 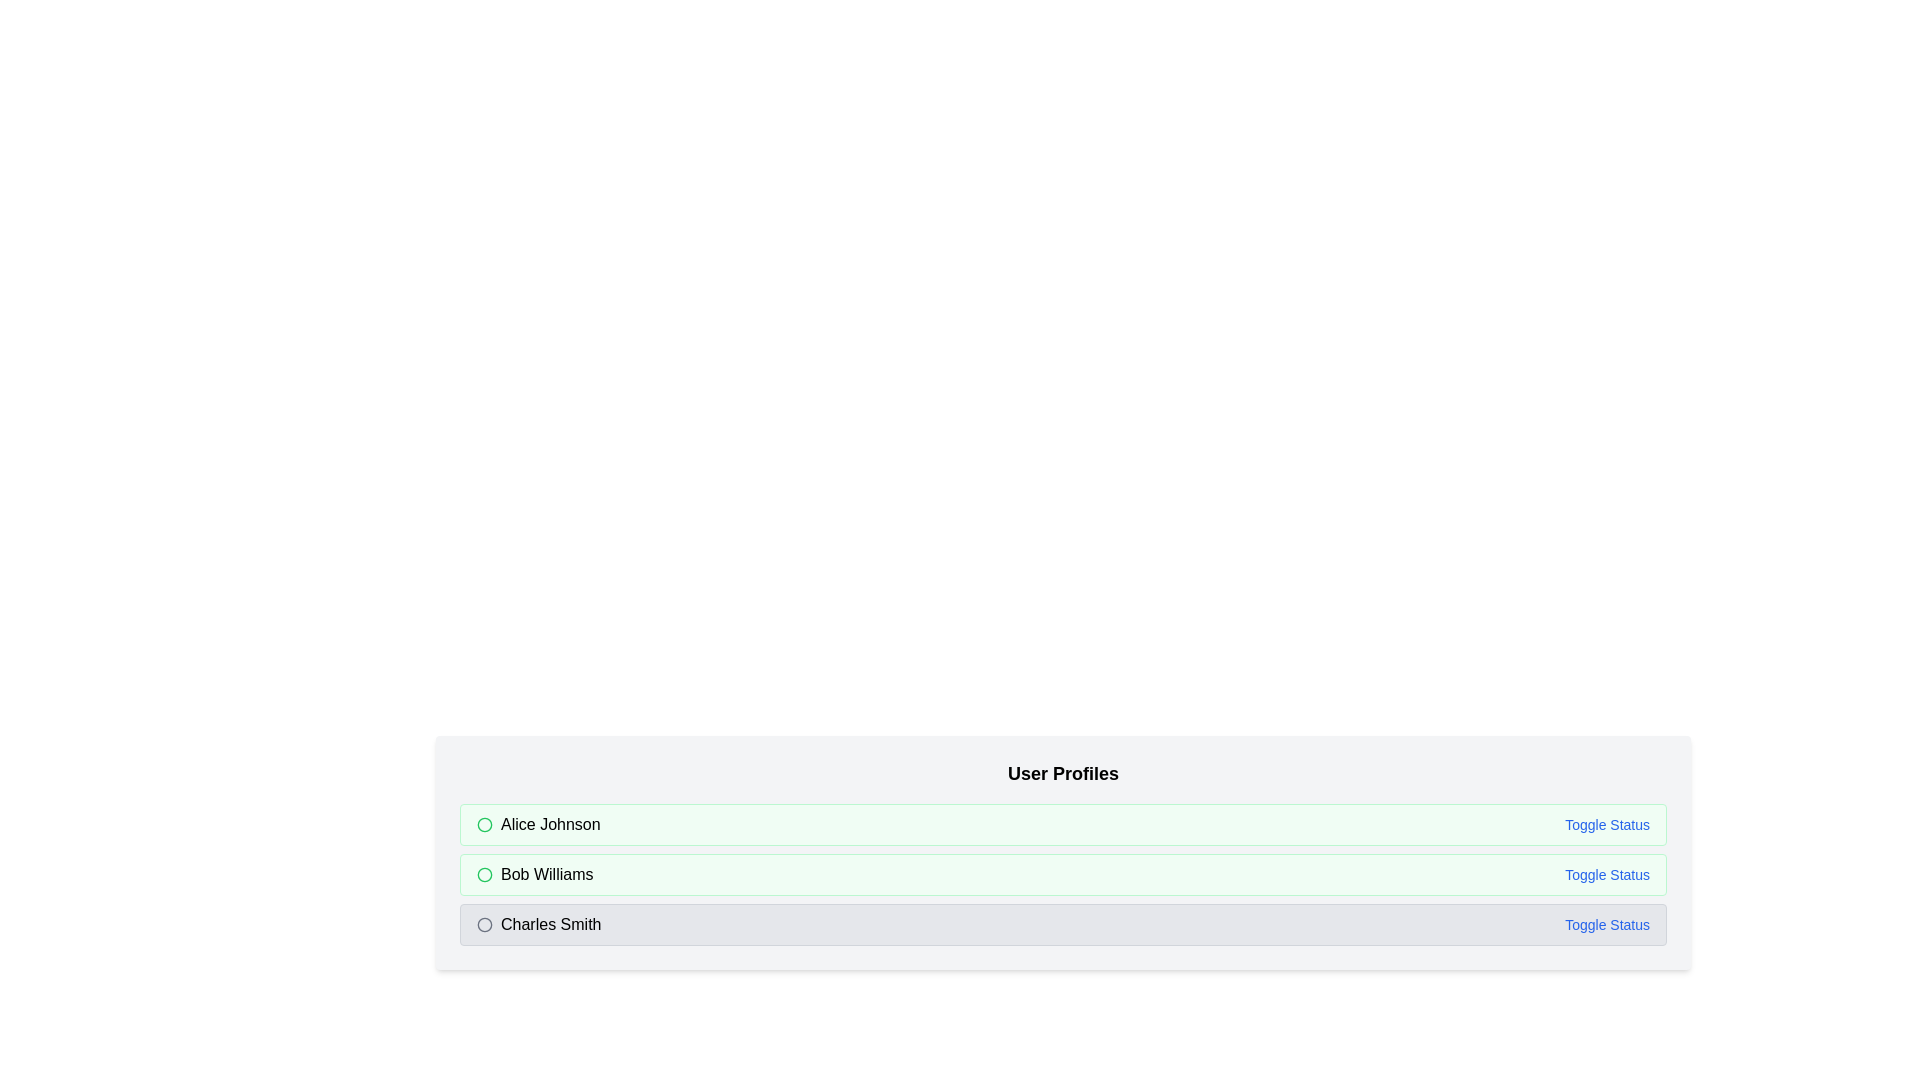 I want to click on the user profile text label that displays the user's name, which is located between 'Alice Johnson' and 'Charles Smith' in the vertically stacked list of user profiles, so click(x=547, y=874).